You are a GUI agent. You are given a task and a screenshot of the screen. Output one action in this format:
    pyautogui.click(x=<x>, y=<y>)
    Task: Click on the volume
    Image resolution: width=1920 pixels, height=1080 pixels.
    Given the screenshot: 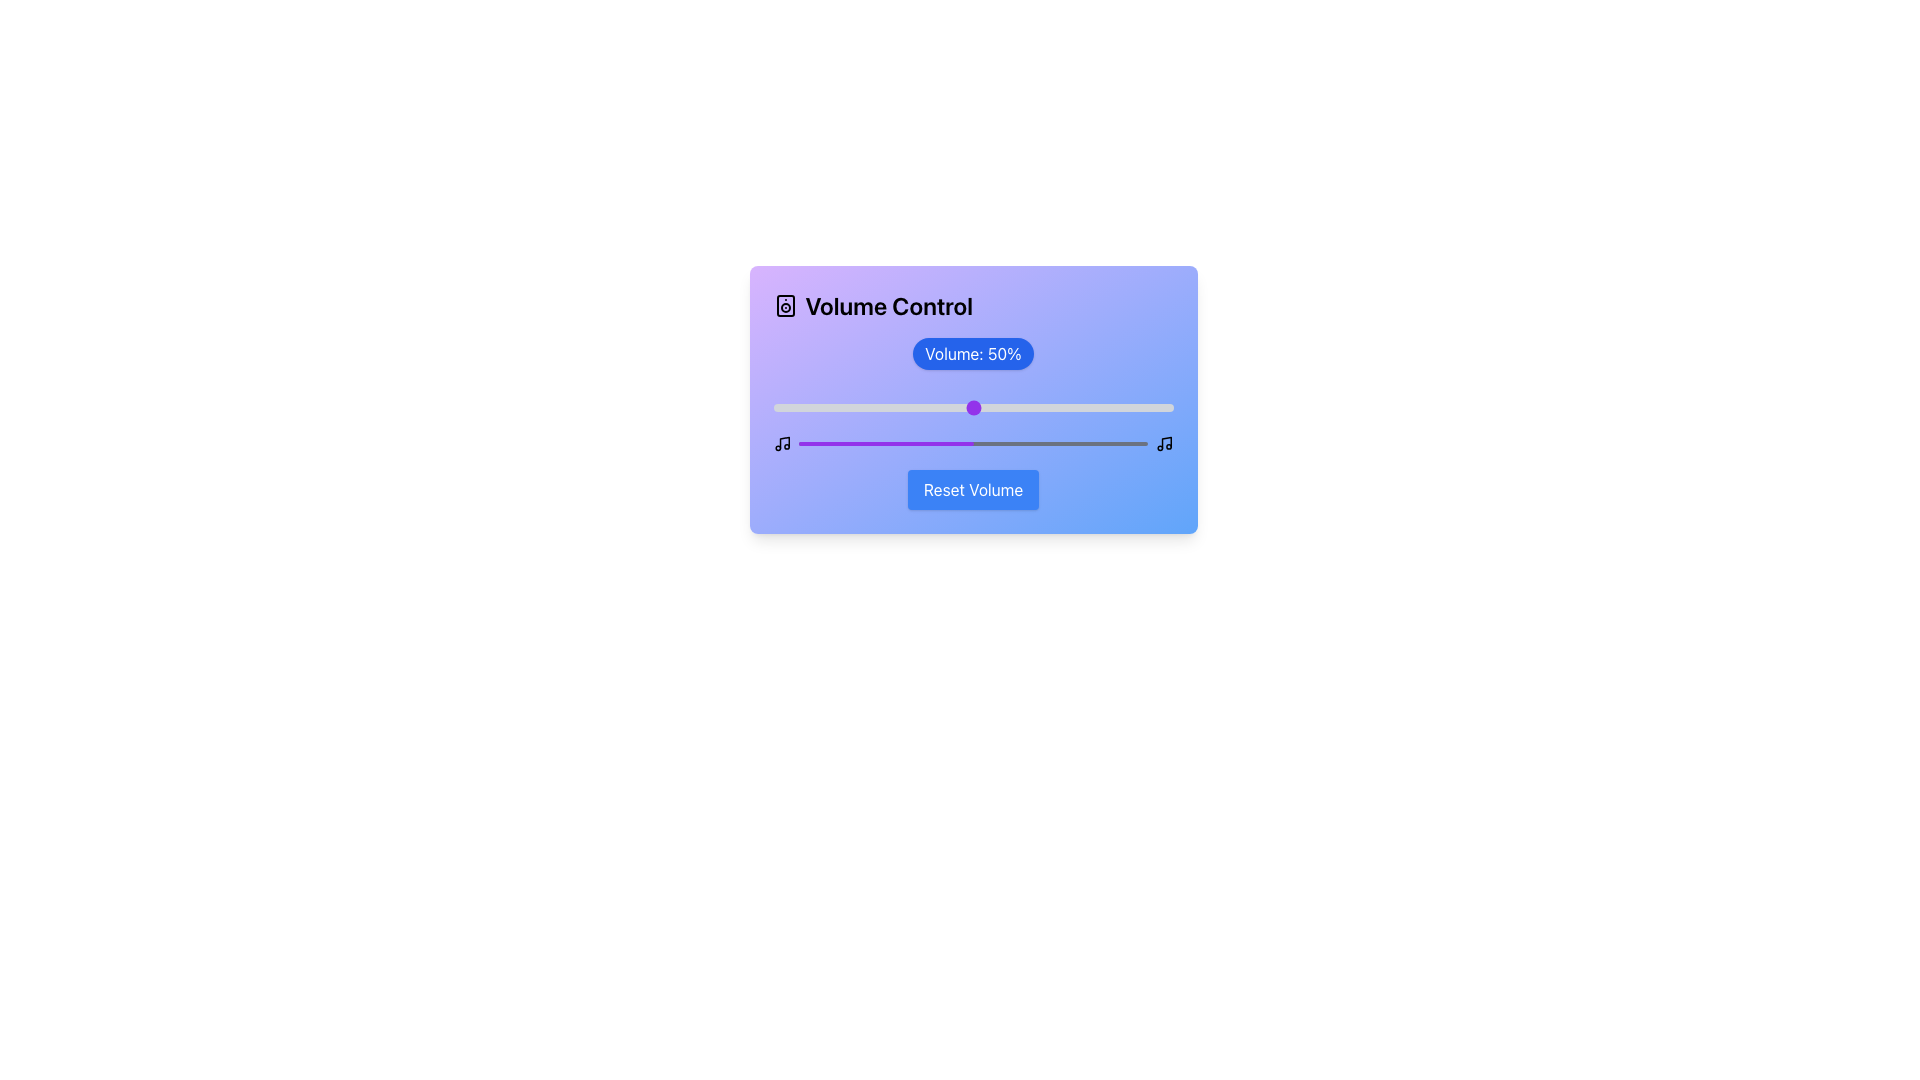 What is the action you would take?
    pyautogui.click(x=908, y=407)
    